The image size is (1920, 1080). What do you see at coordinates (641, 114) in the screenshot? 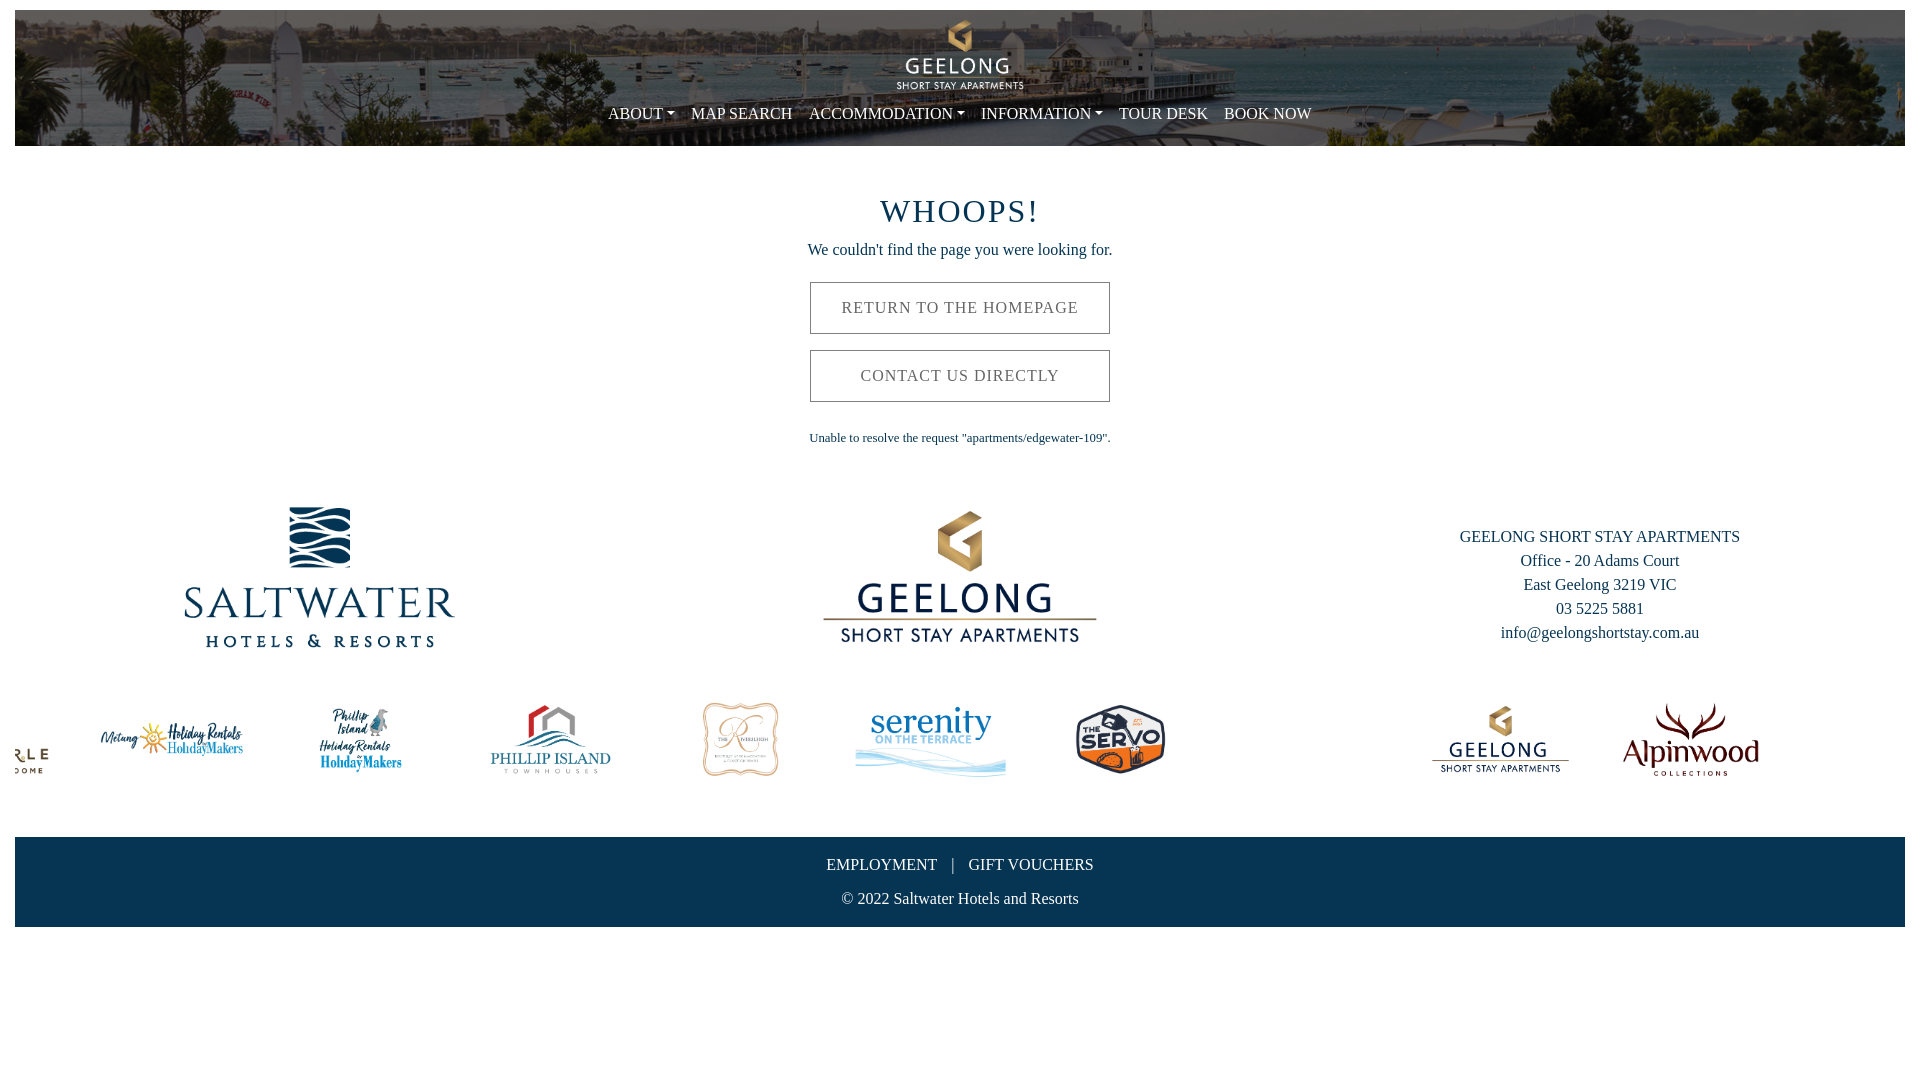
I see `'ABOUT'` at bounding box center [641, 114].